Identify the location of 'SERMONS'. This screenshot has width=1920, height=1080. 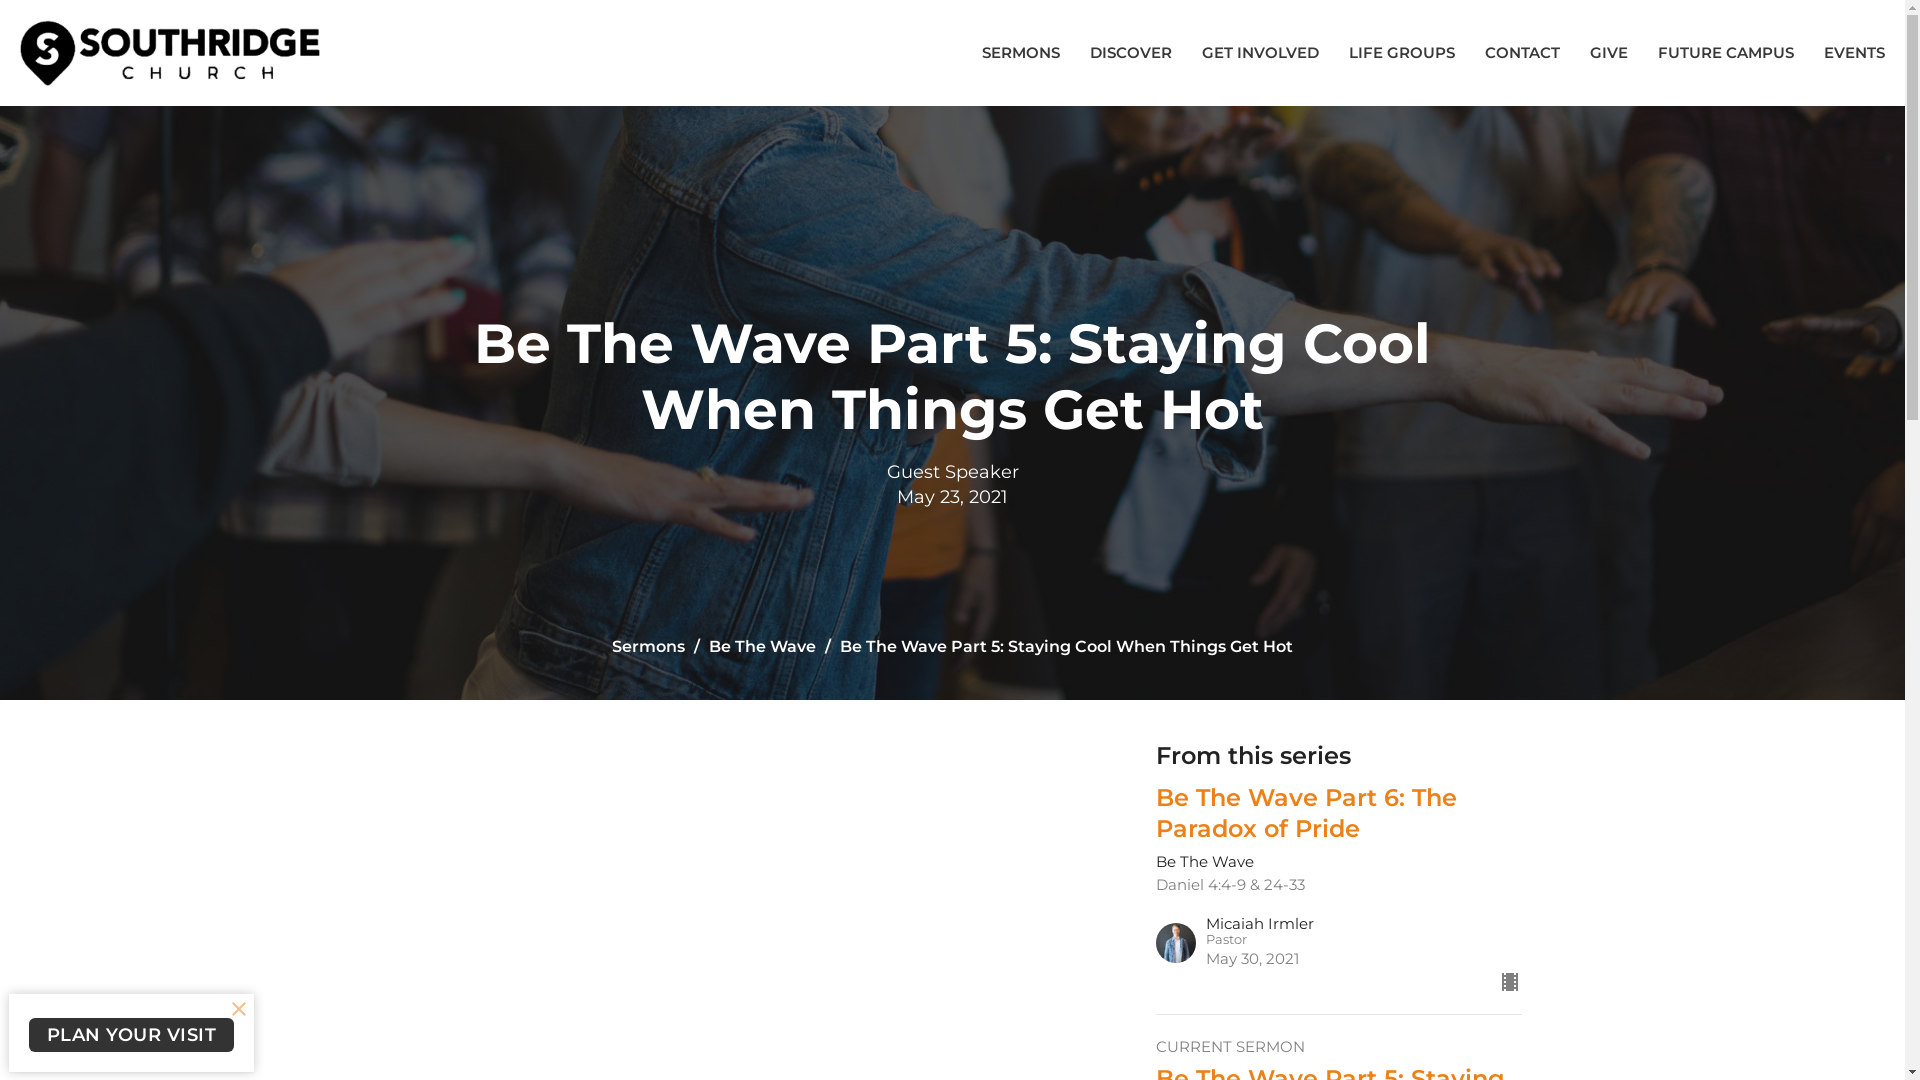
(982, 51).